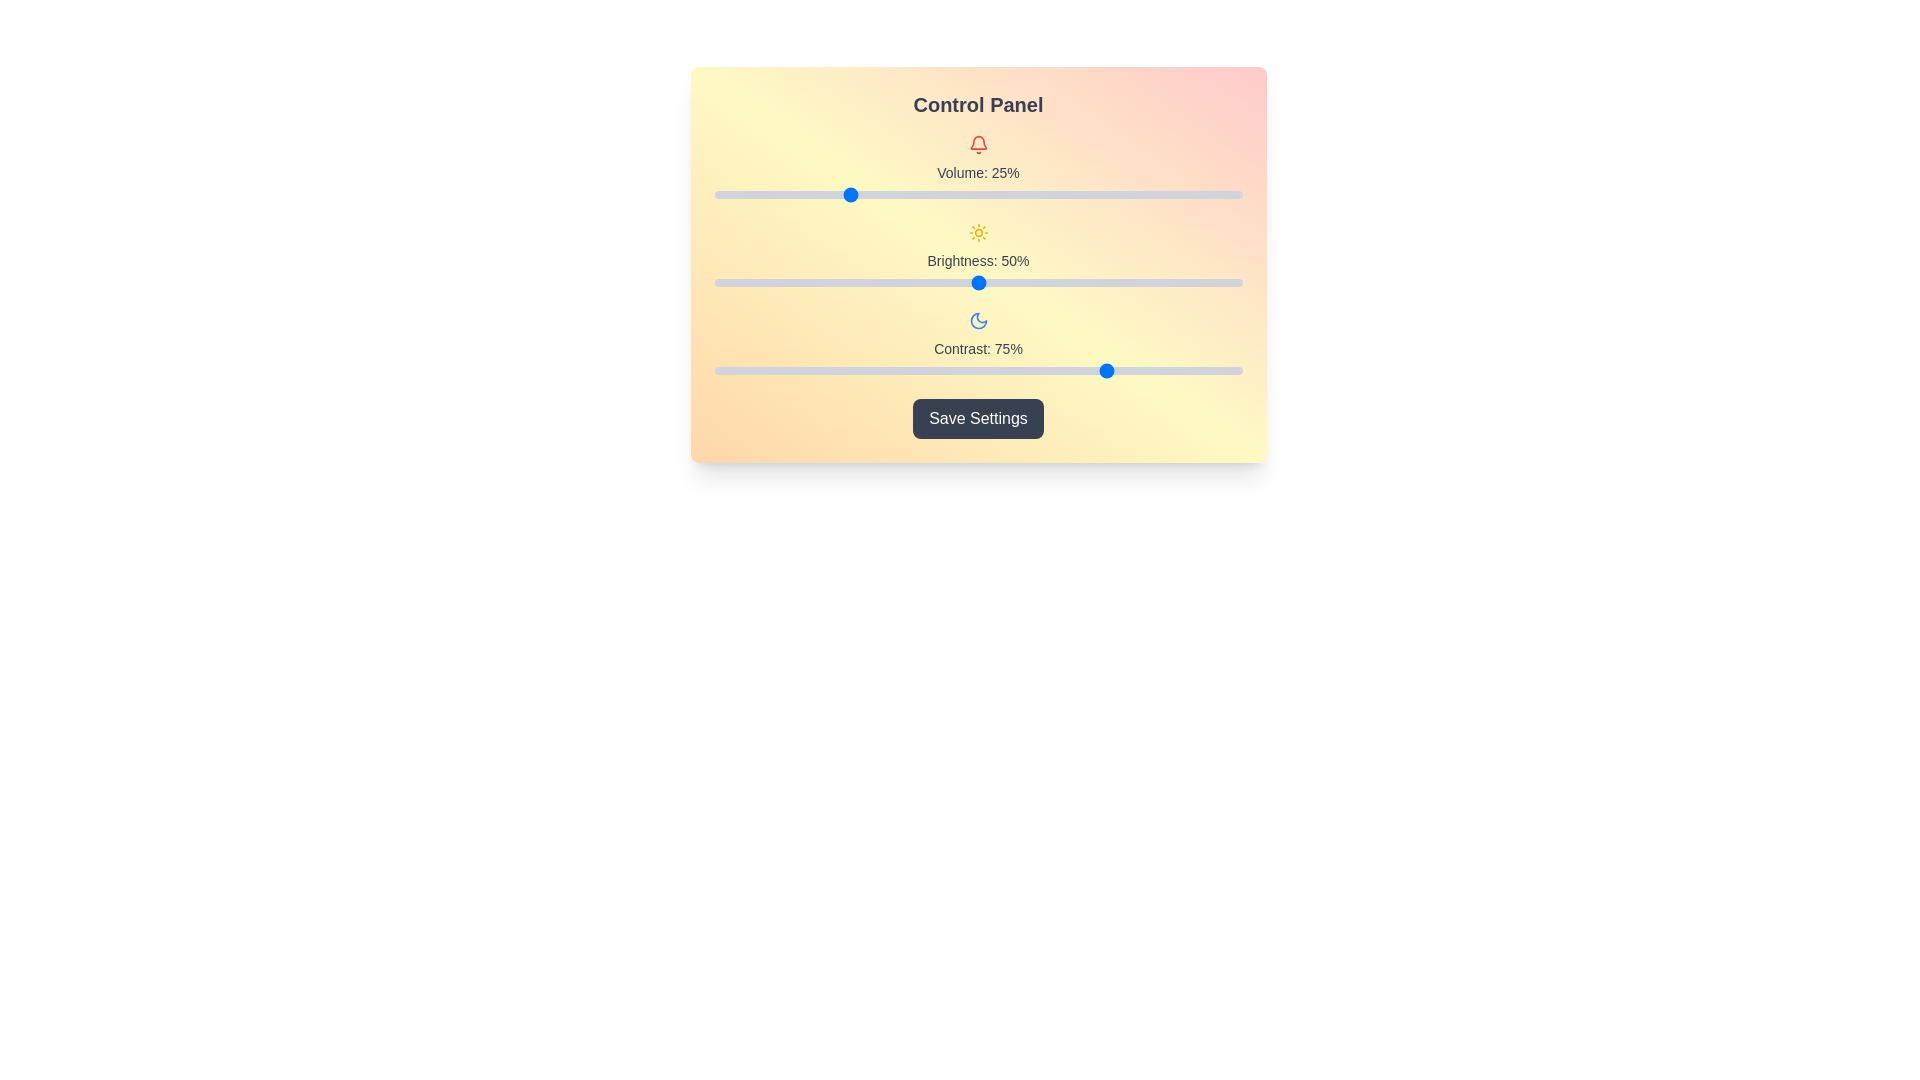 Image resolution: width=1920 pixels, height=1080 pixels. What do you see at coordinates (967, 282) in the screenshot?
I see `brightness` at bounding box center [967, 282].